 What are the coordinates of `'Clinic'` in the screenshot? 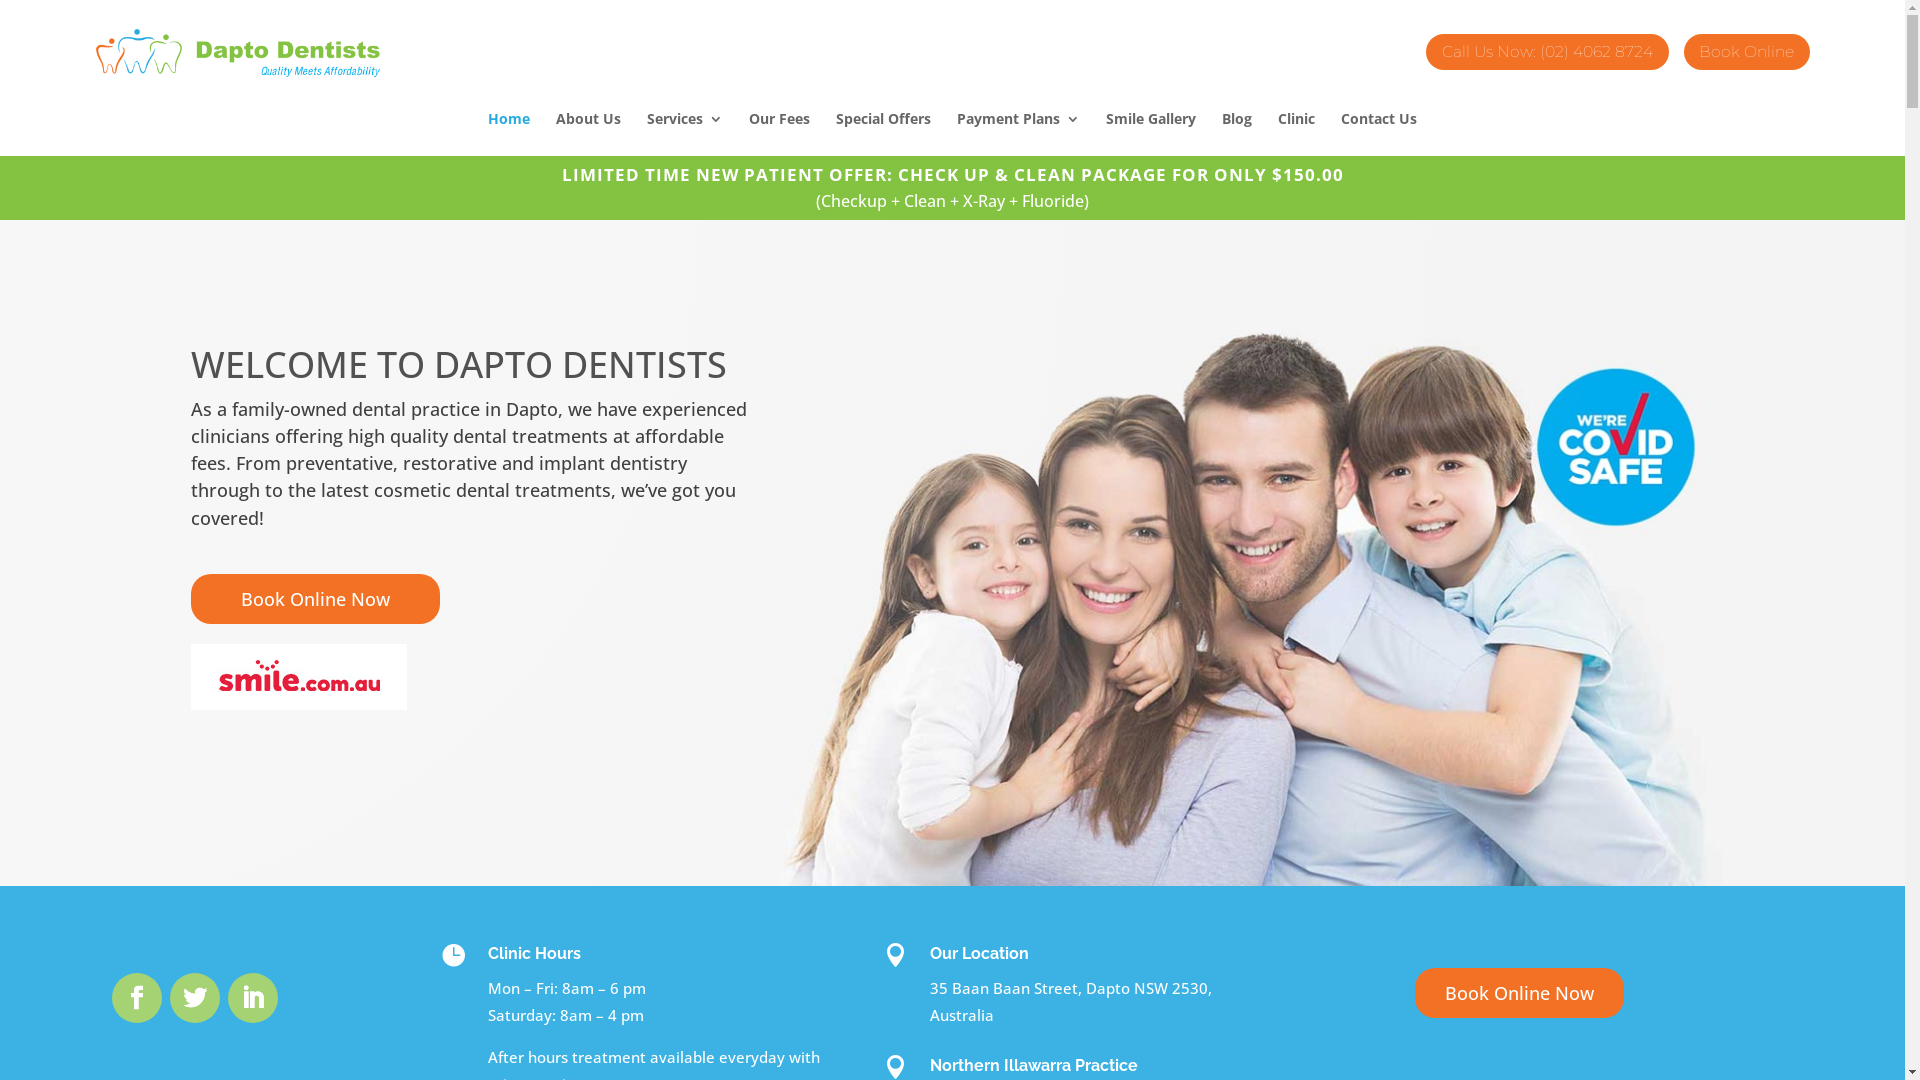 It's located at (1296, 134).